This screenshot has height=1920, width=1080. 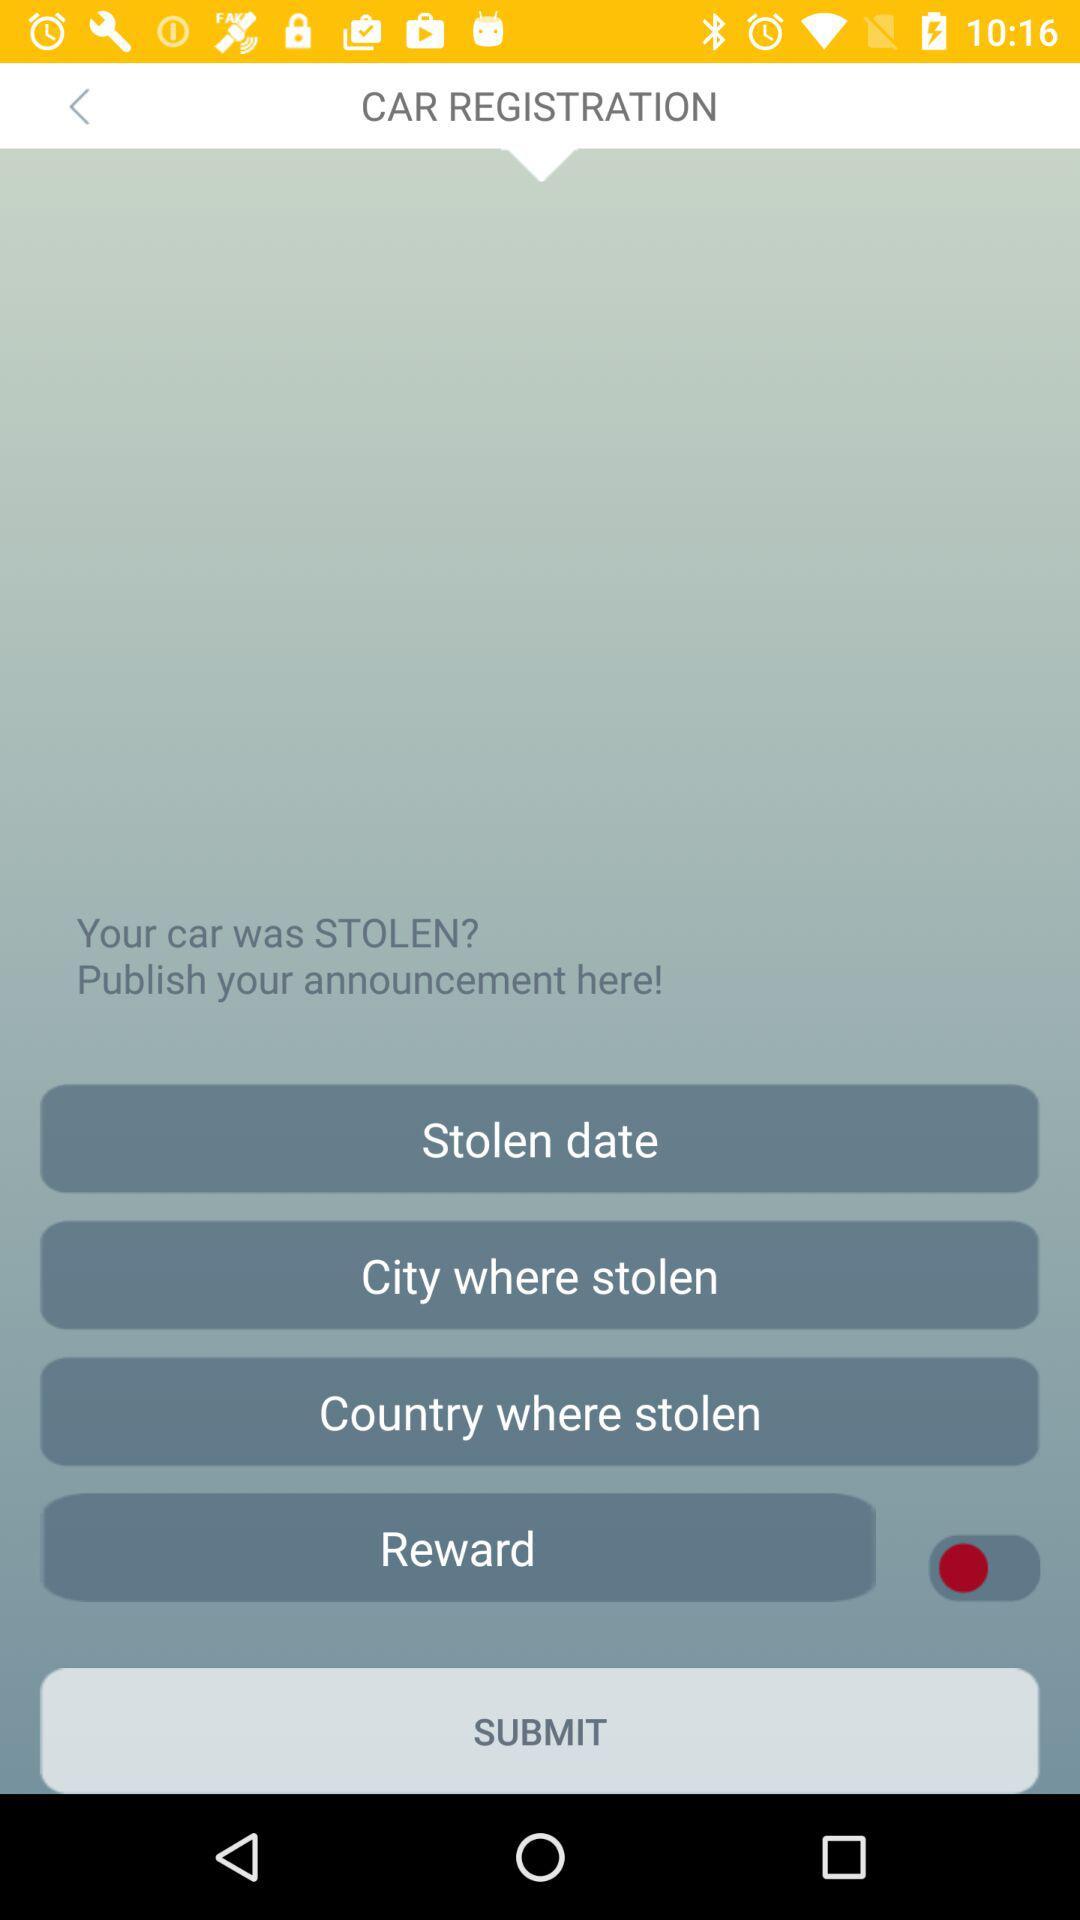 I want to click on the item next to the car registration icon, so click(x=77, y=104).